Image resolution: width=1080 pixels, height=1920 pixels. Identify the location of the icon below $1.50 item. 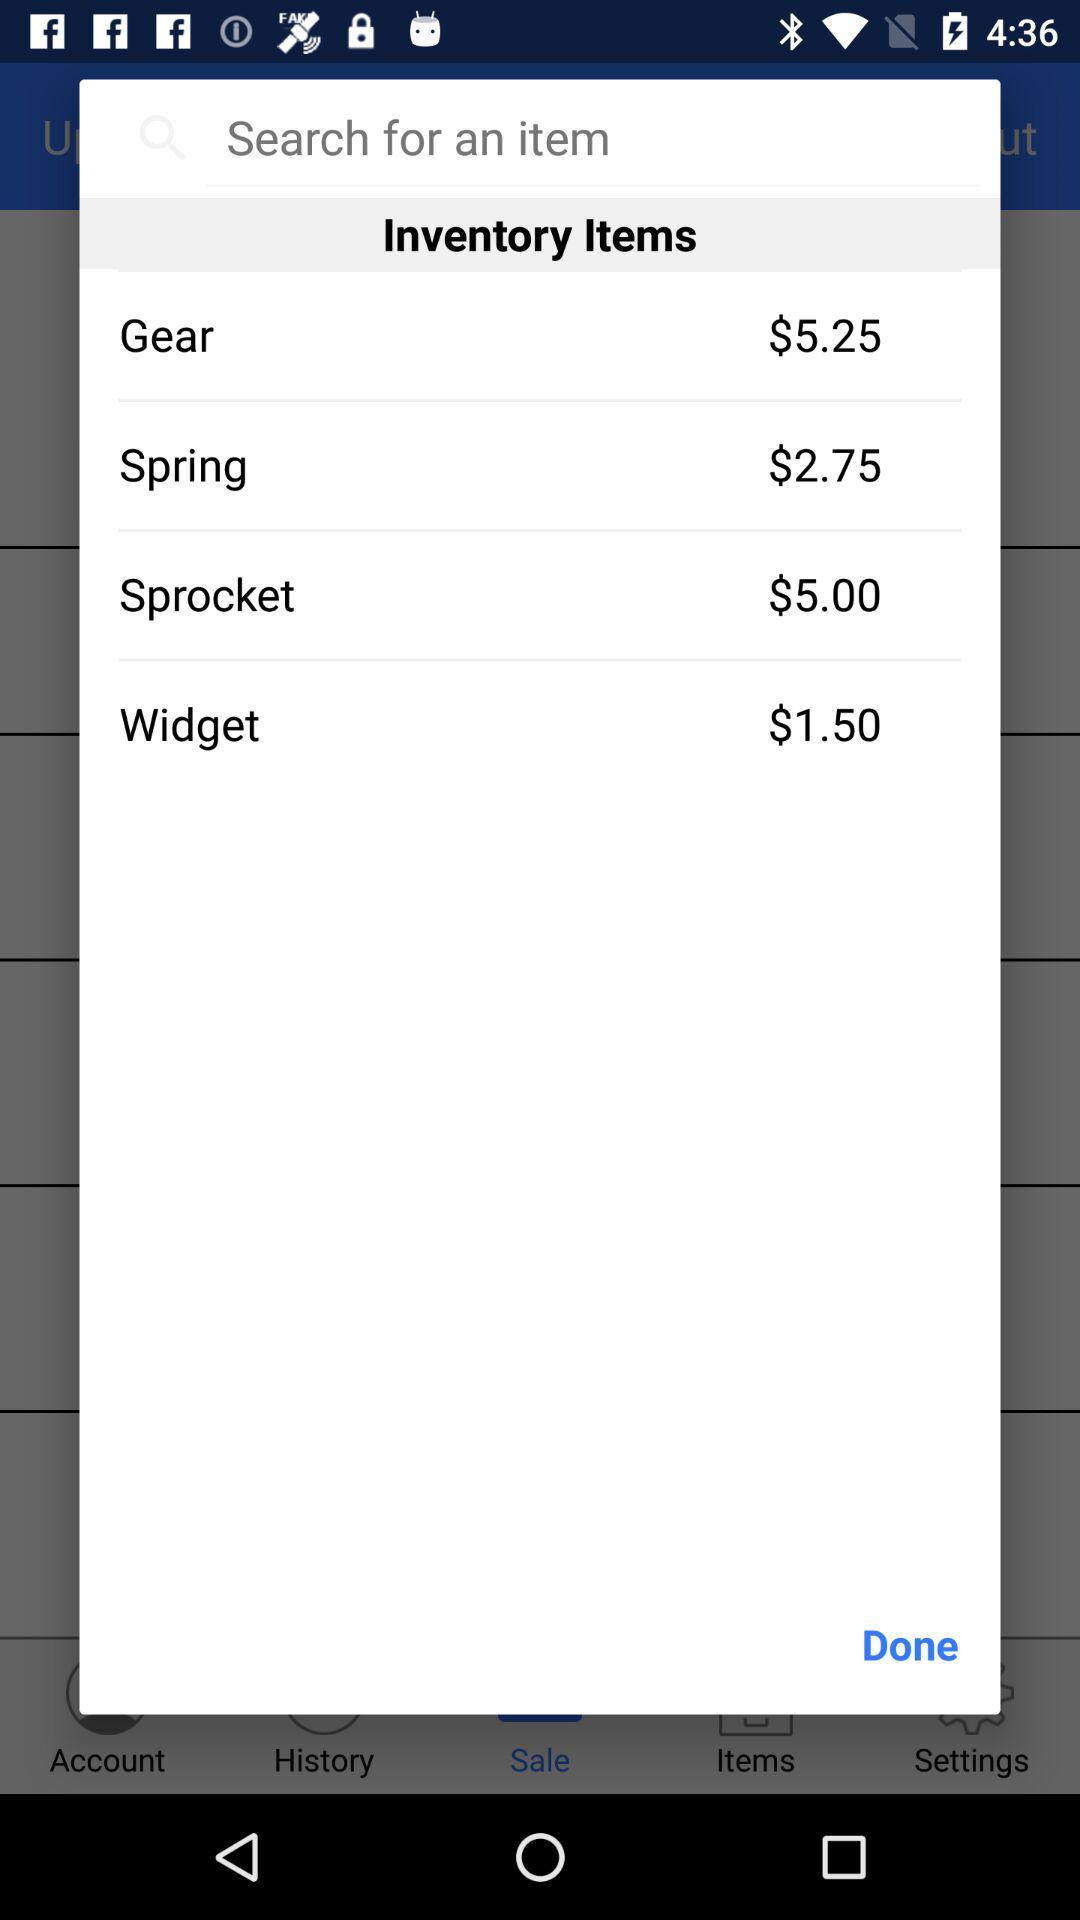
(910, 1644).